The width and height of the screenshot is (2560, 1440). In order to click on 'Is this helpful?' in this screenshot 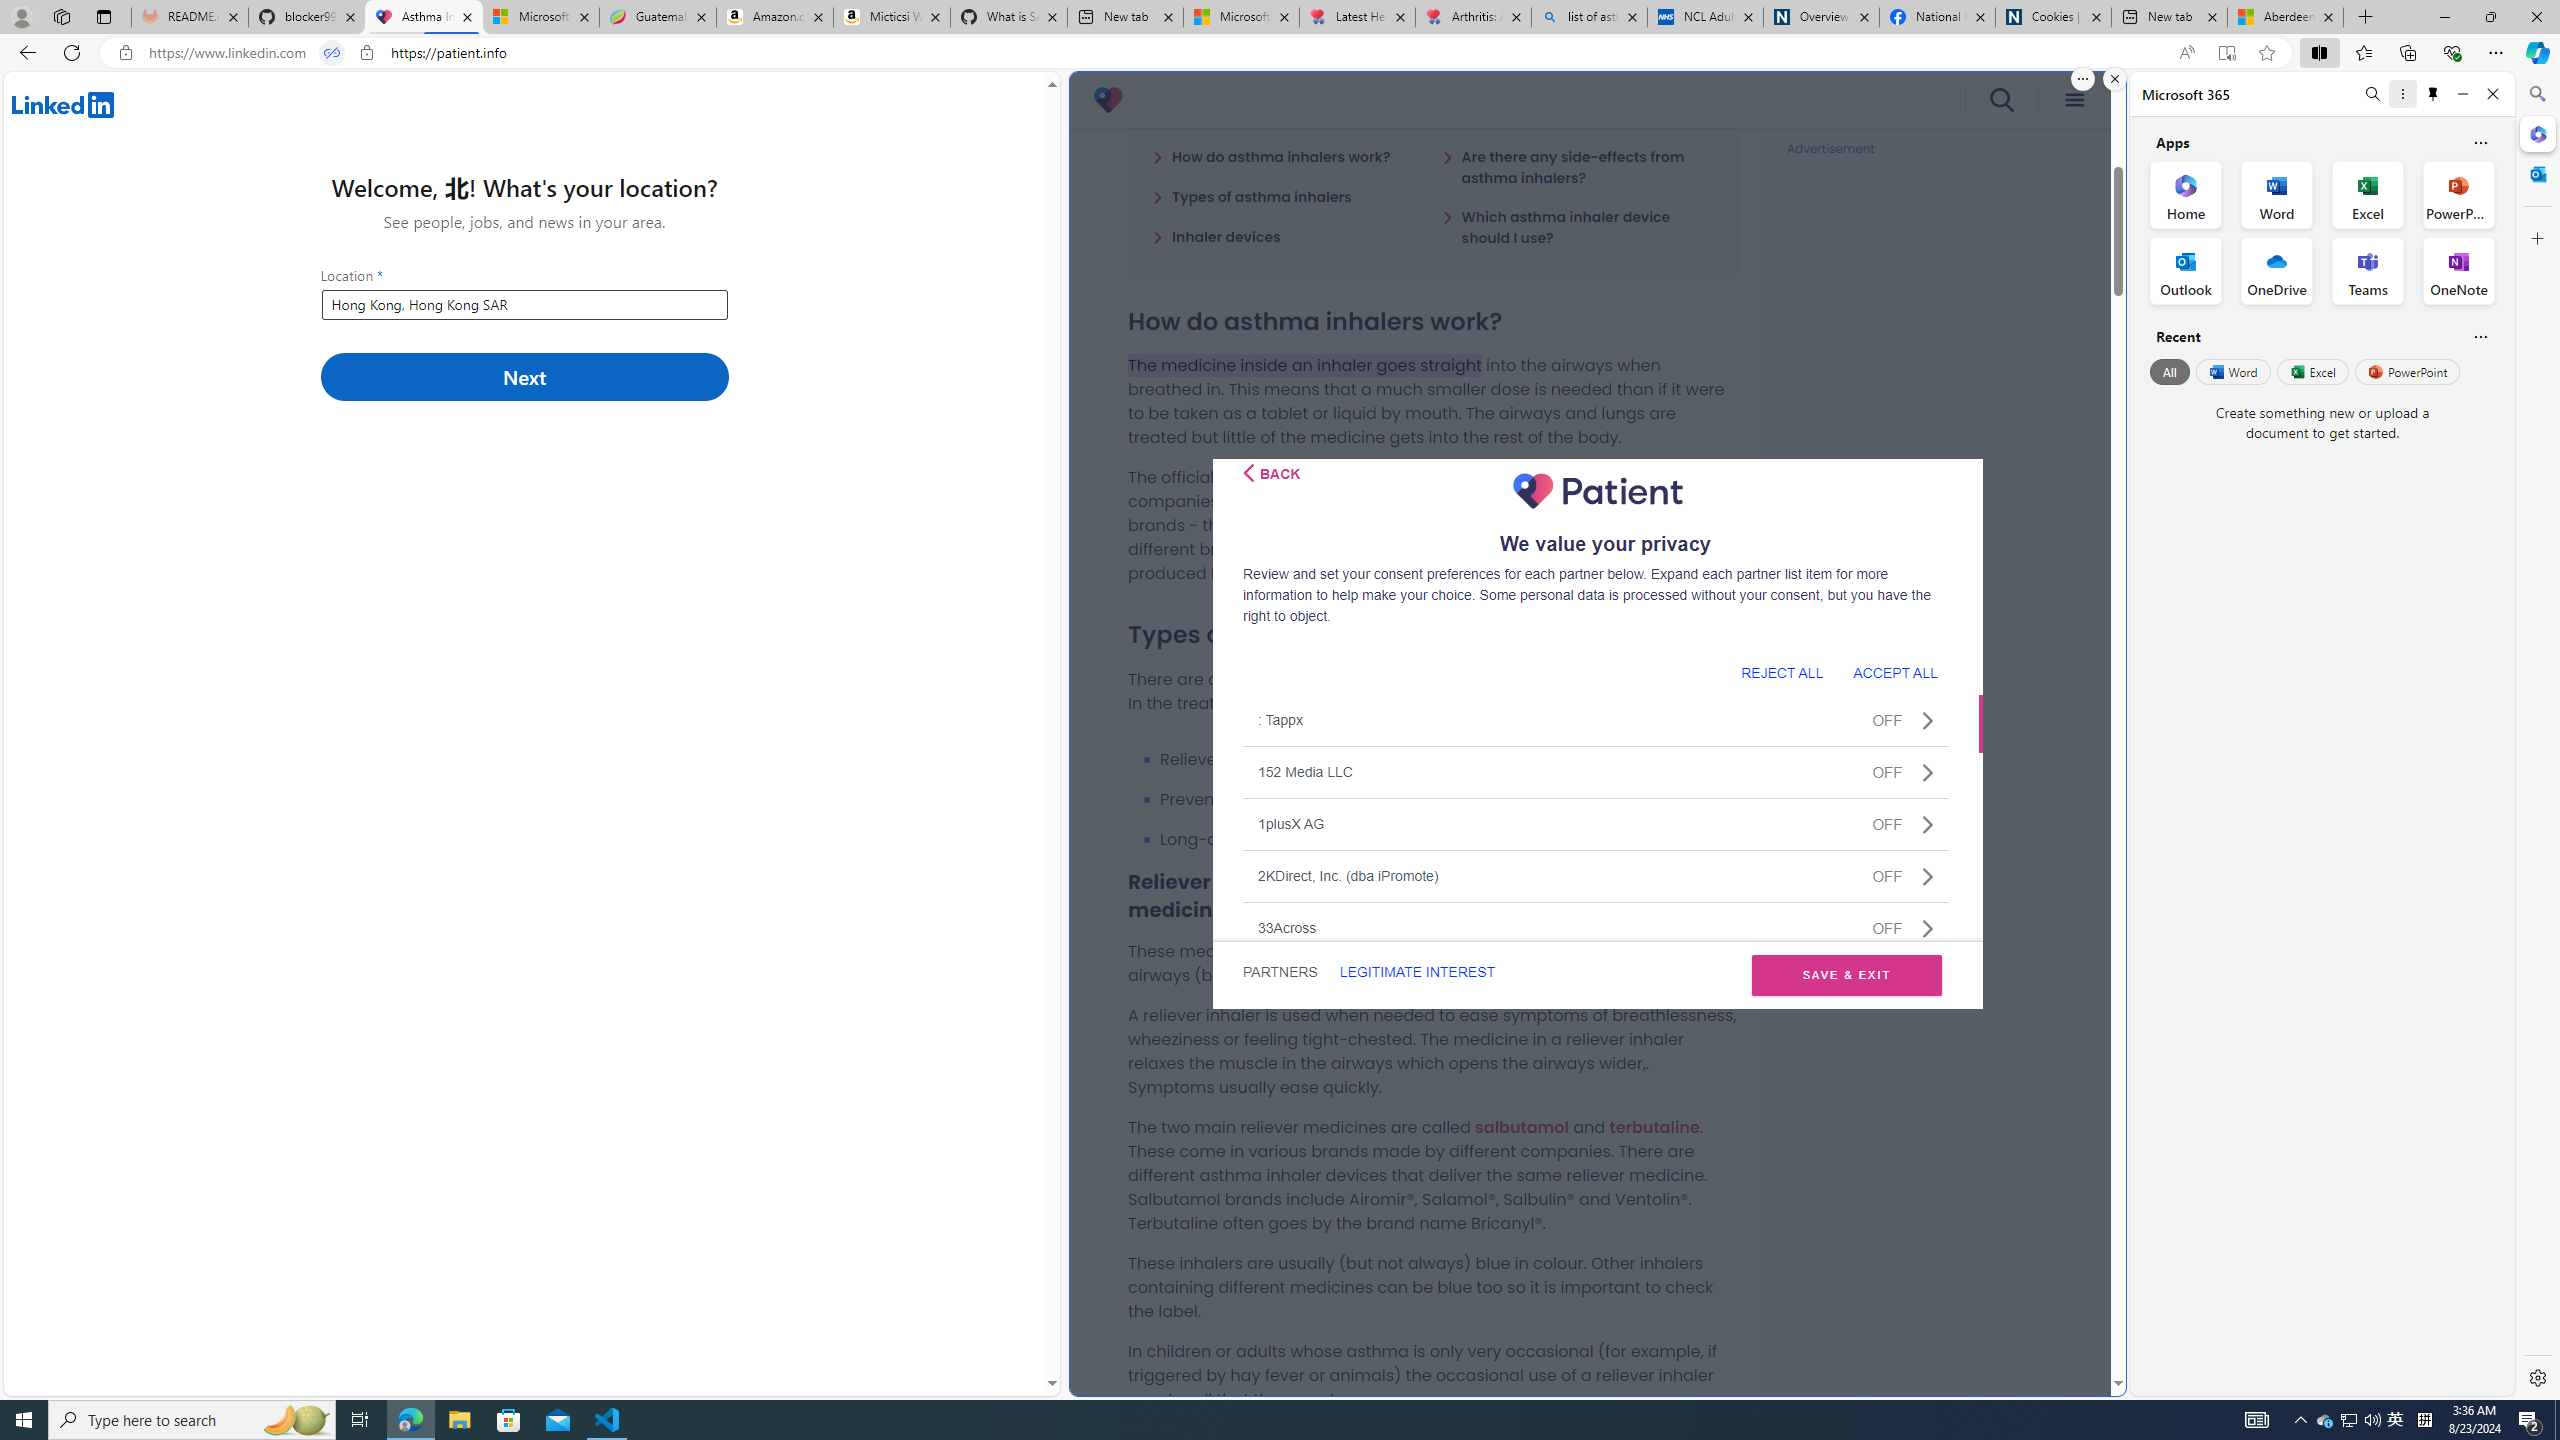, I will do `click(2479, 336)`.